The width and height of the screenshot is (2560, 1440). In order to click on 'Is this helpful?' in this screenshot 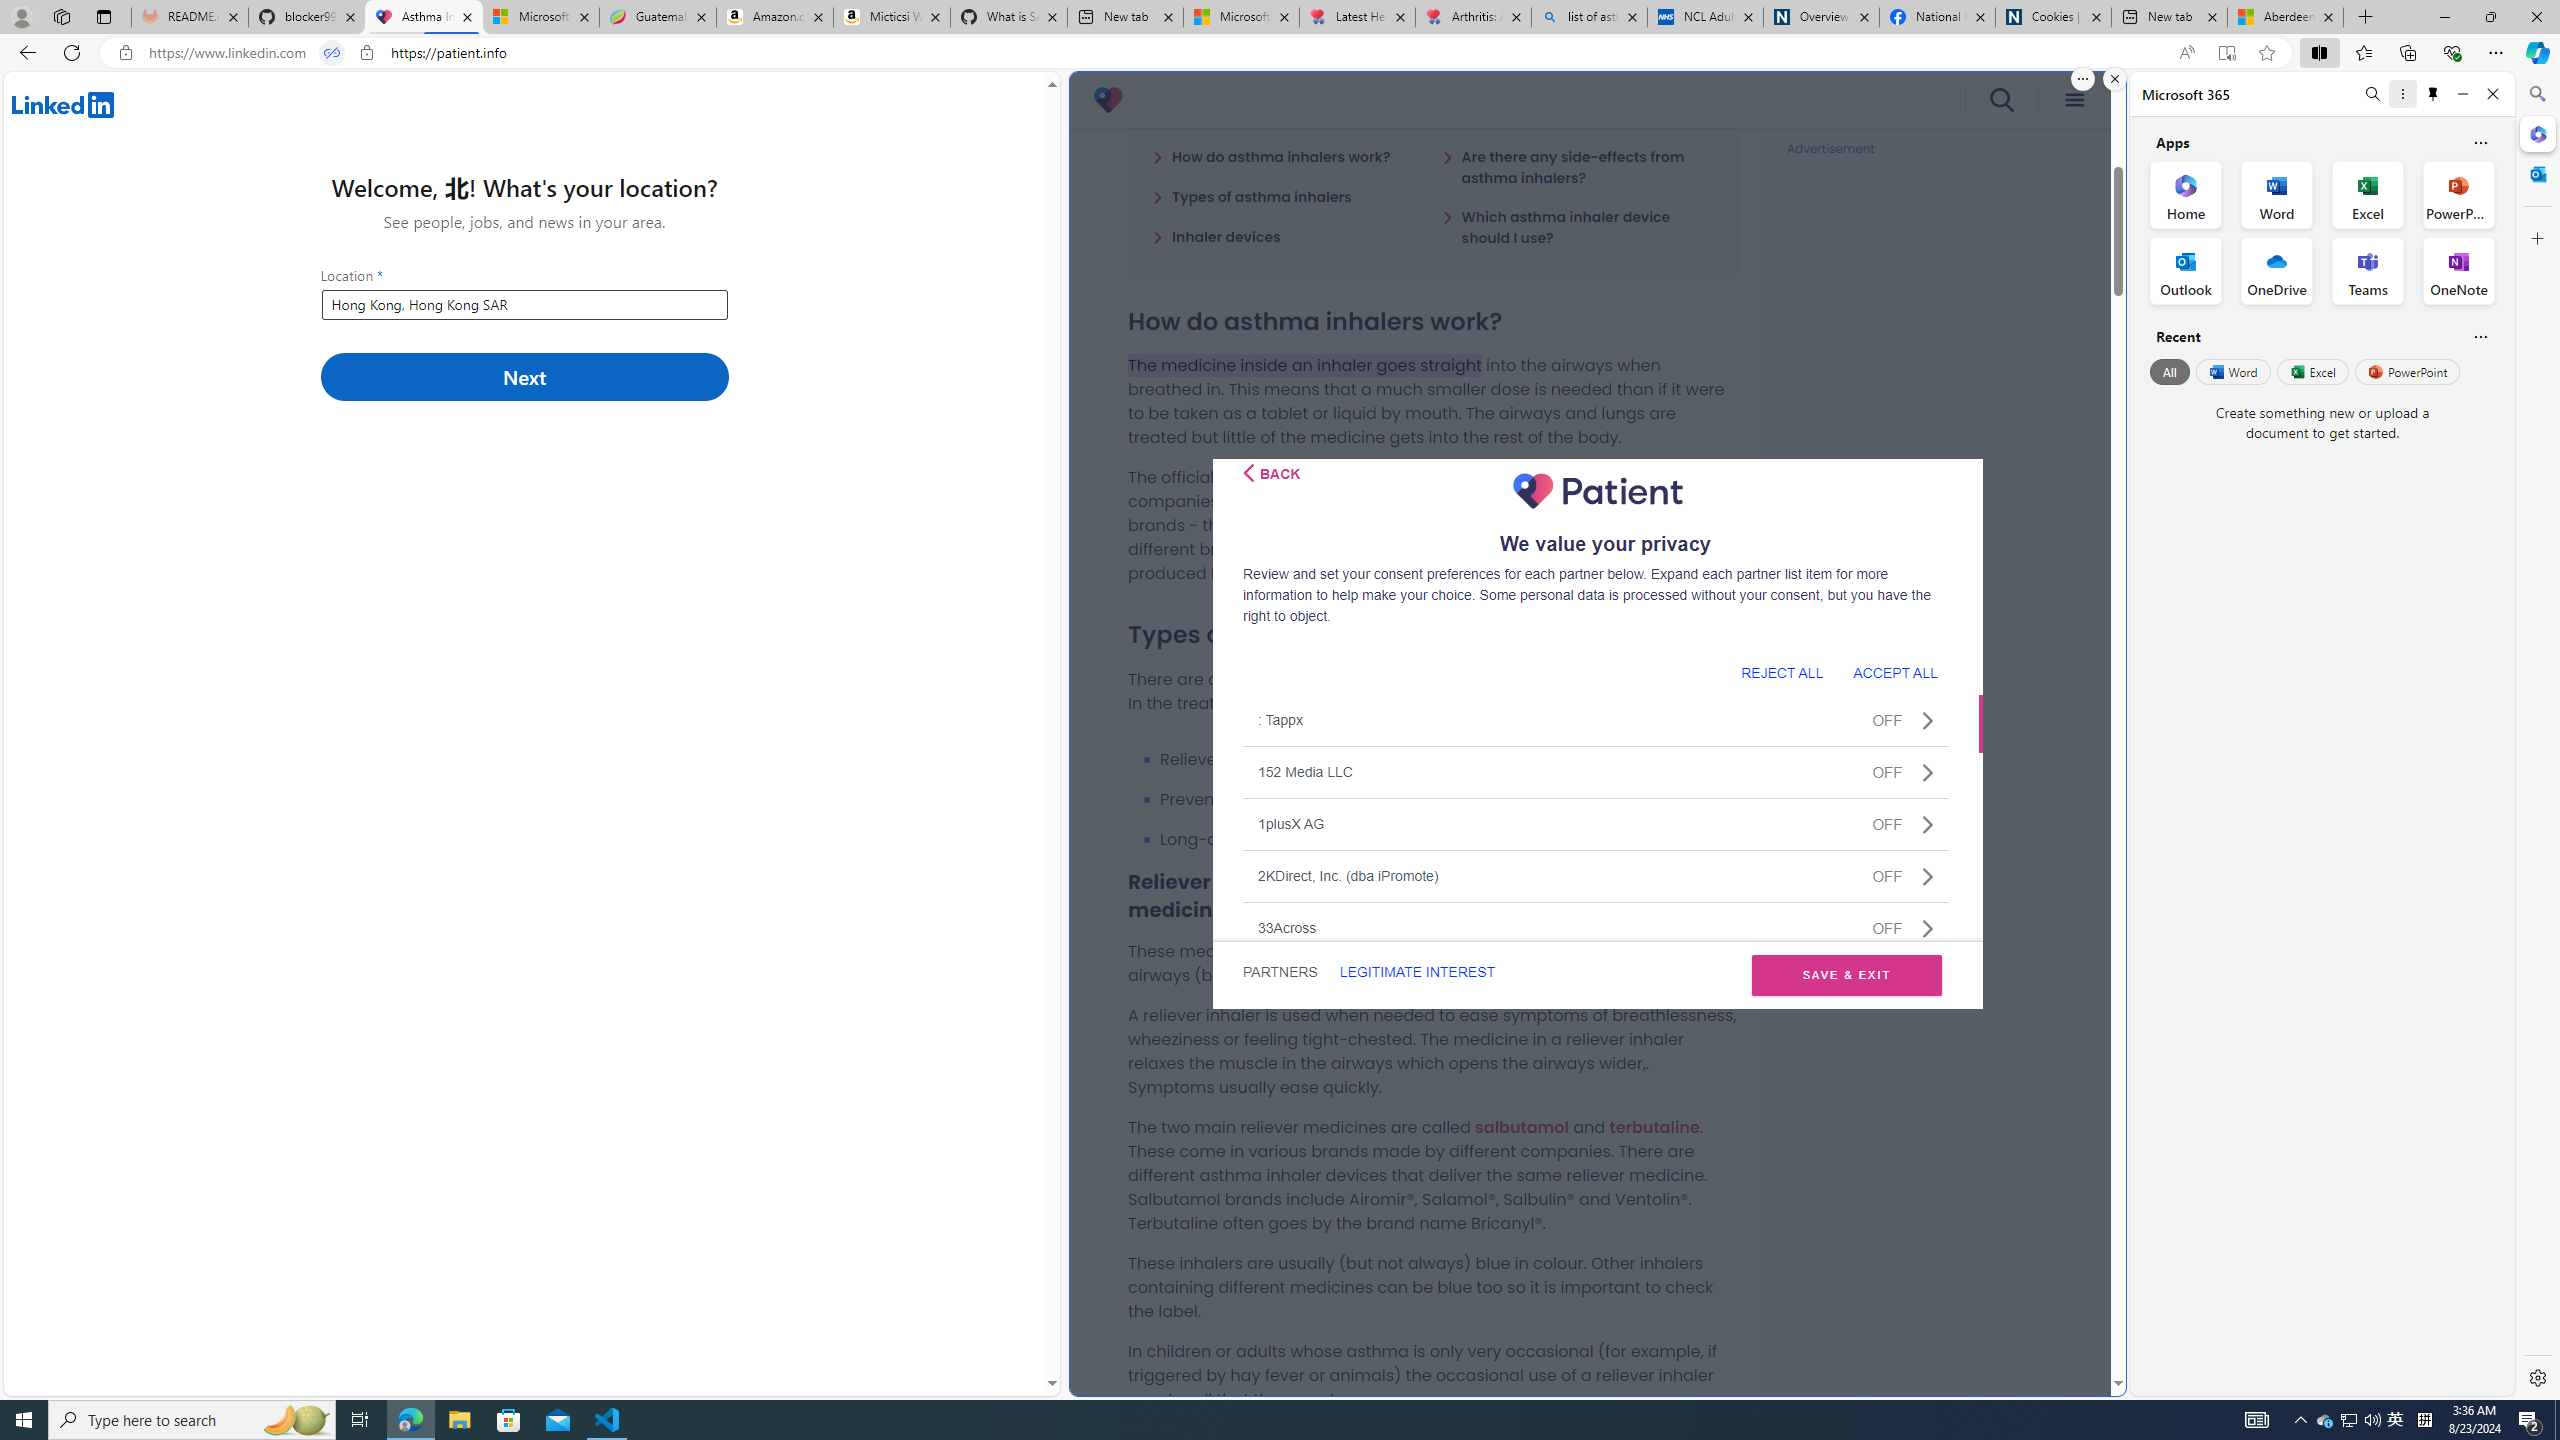, I will do `click(2479, 336)`.